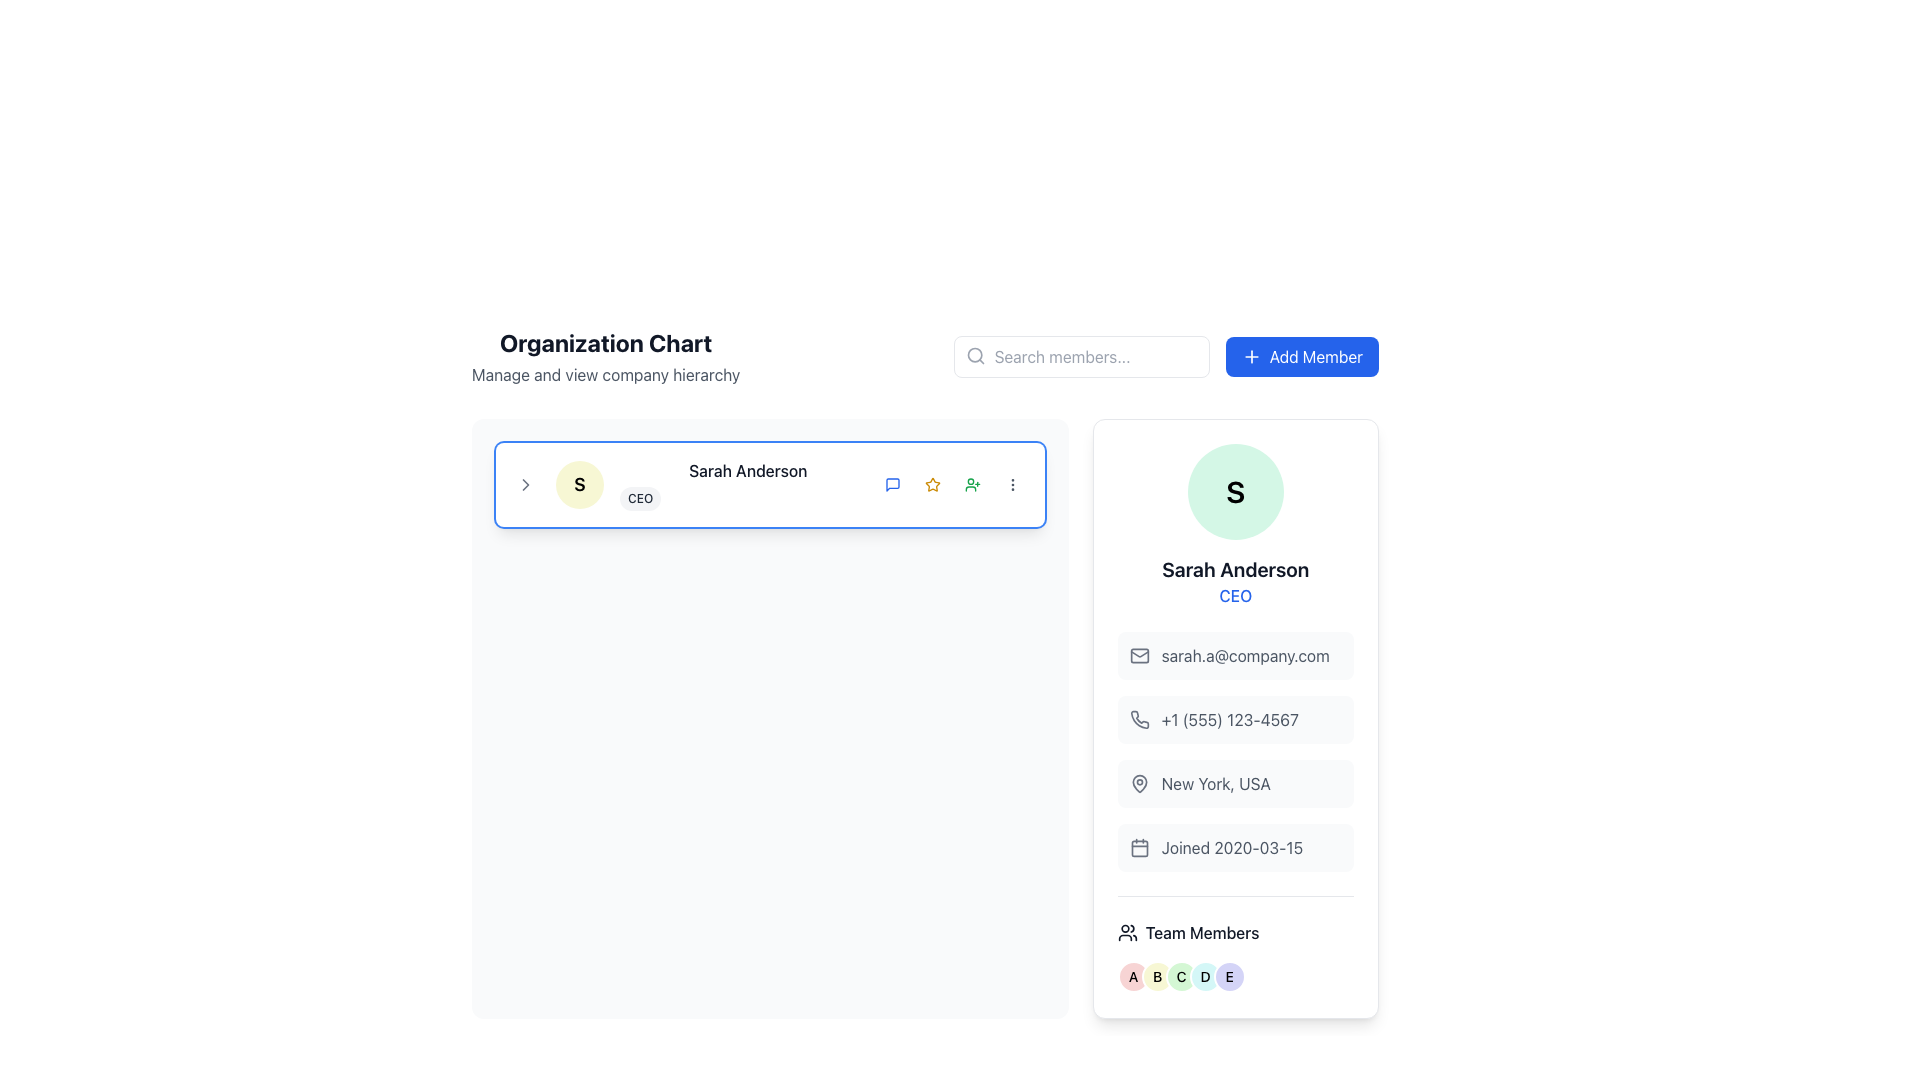  What do you see at coordinates (1139, 848) in the screenshot?
I see `the date icon located to the left of the 'Joined 2020-03-15' text` at bounding box center [1139, 848].